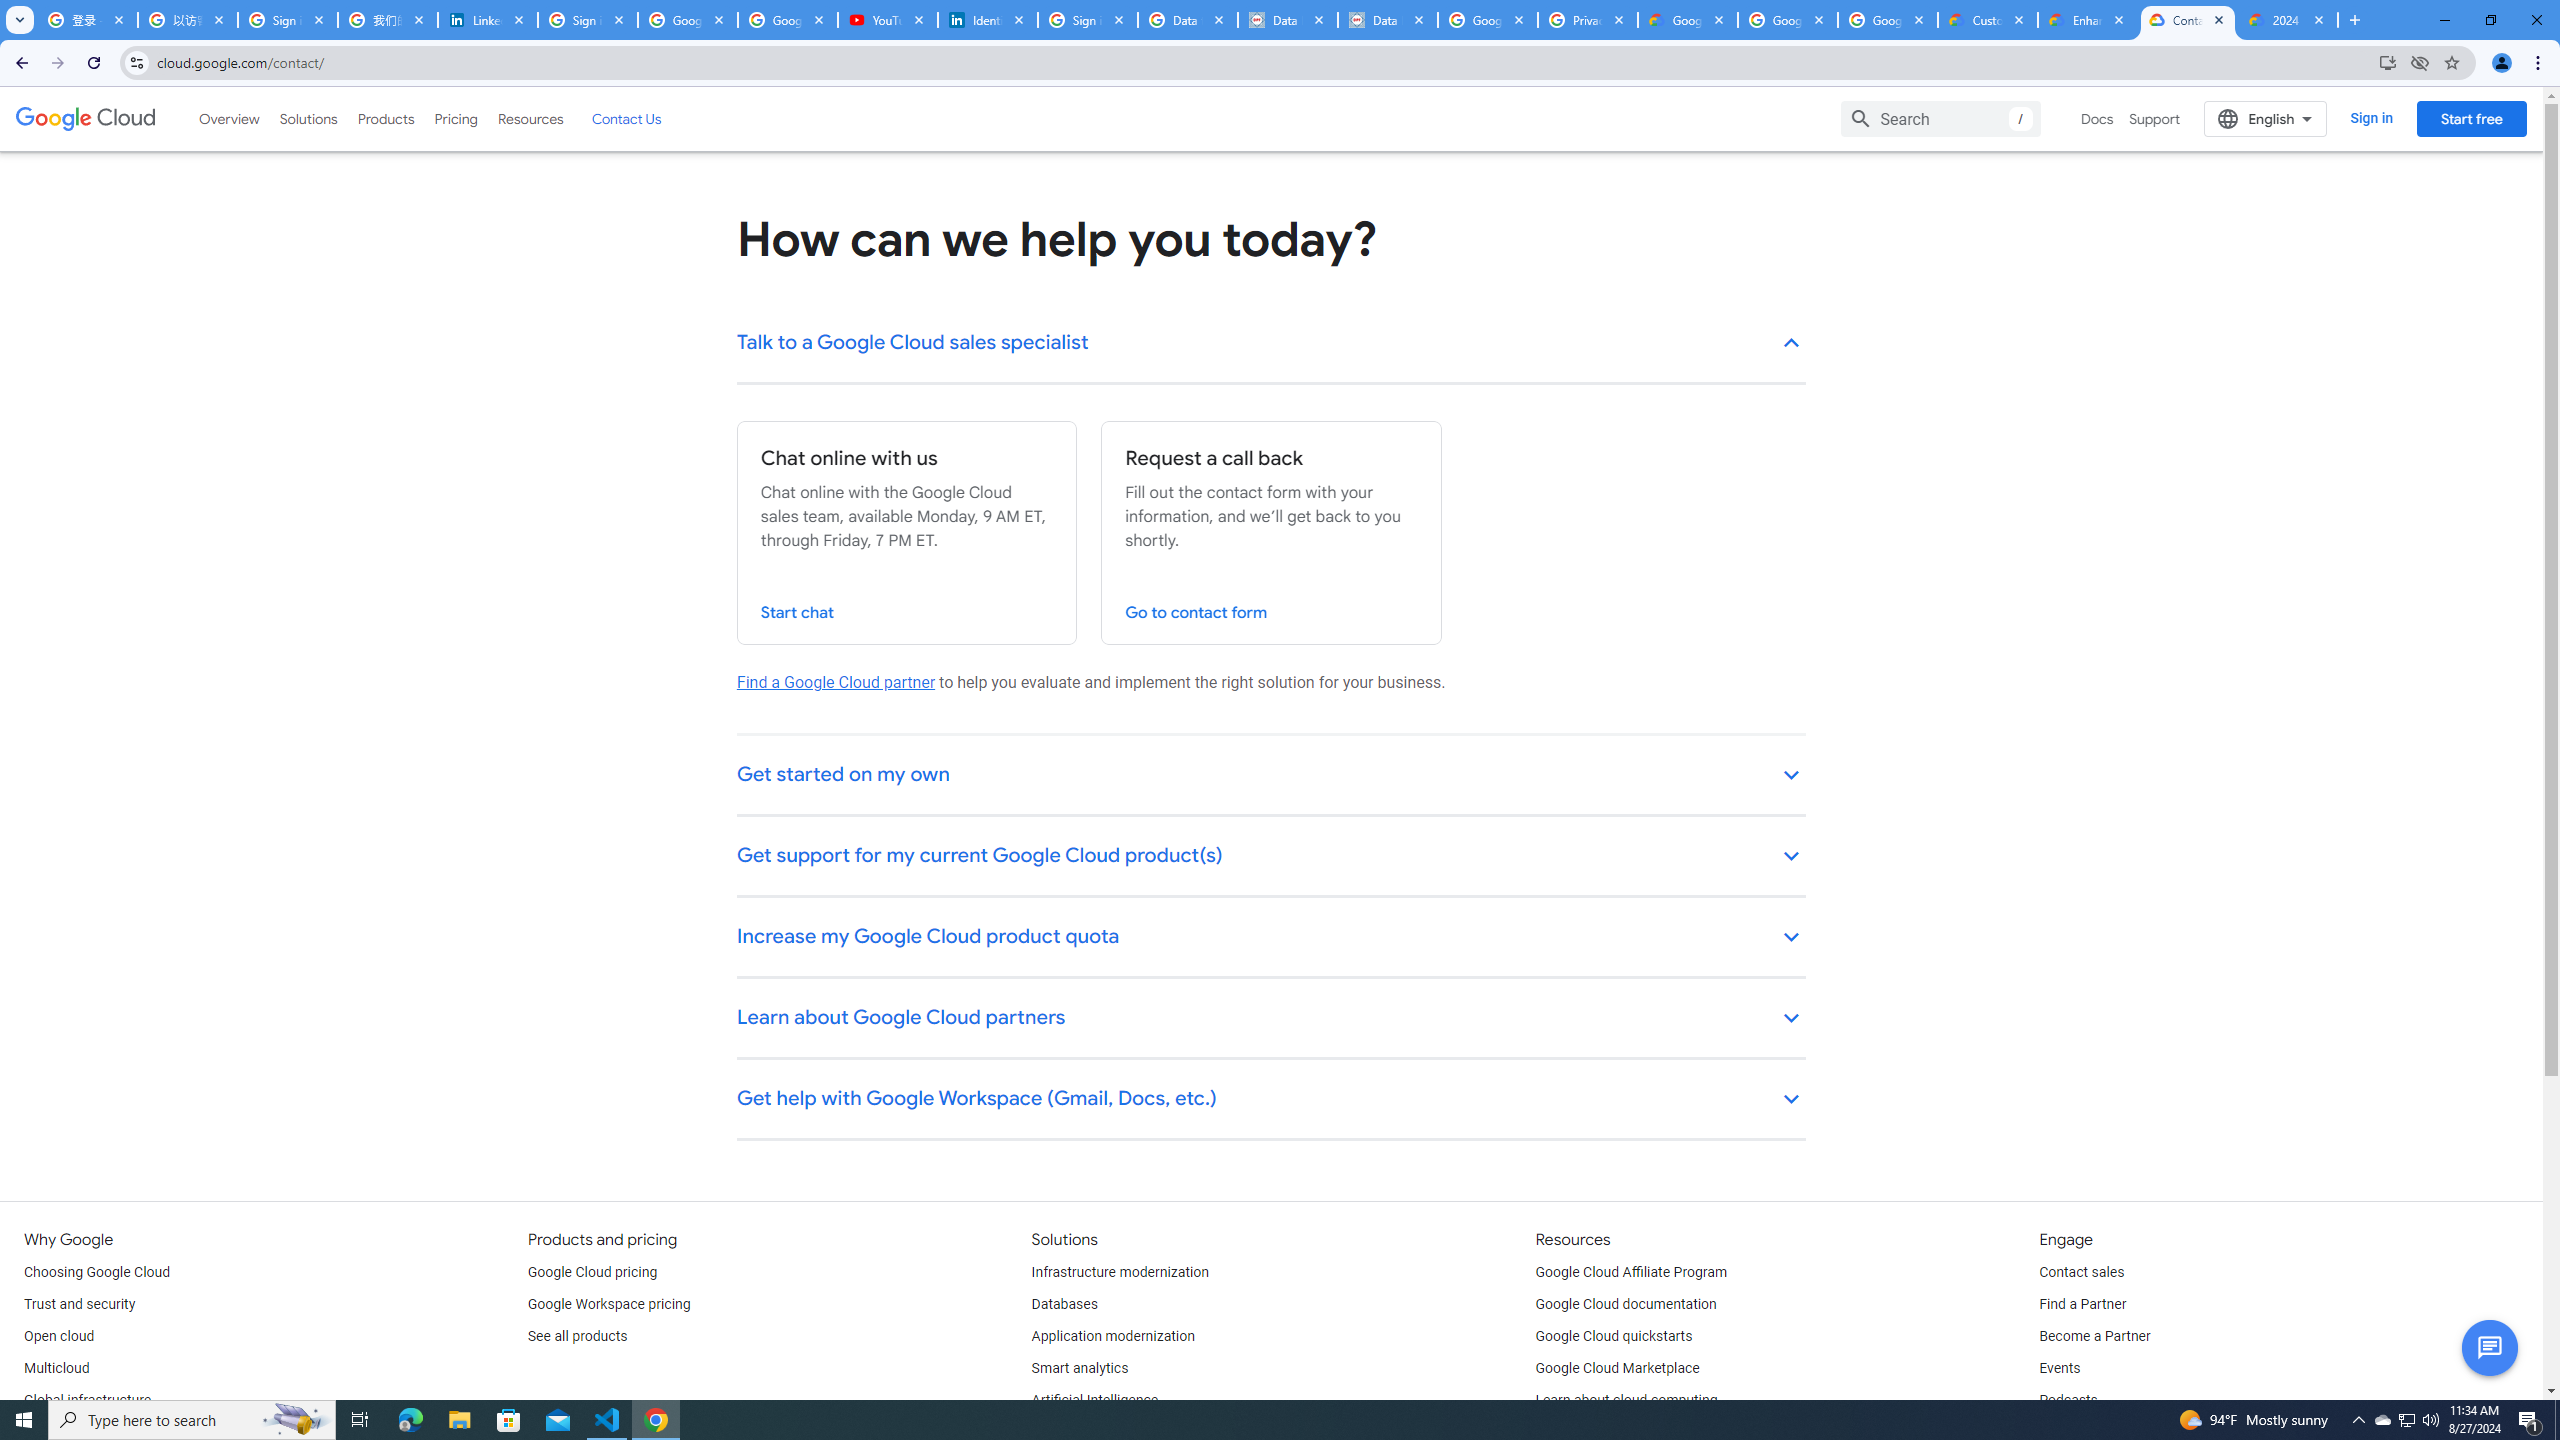 The image size is (2560, 1440). I want to click on 'Find a Google Cloud partner', so click(836, 681).